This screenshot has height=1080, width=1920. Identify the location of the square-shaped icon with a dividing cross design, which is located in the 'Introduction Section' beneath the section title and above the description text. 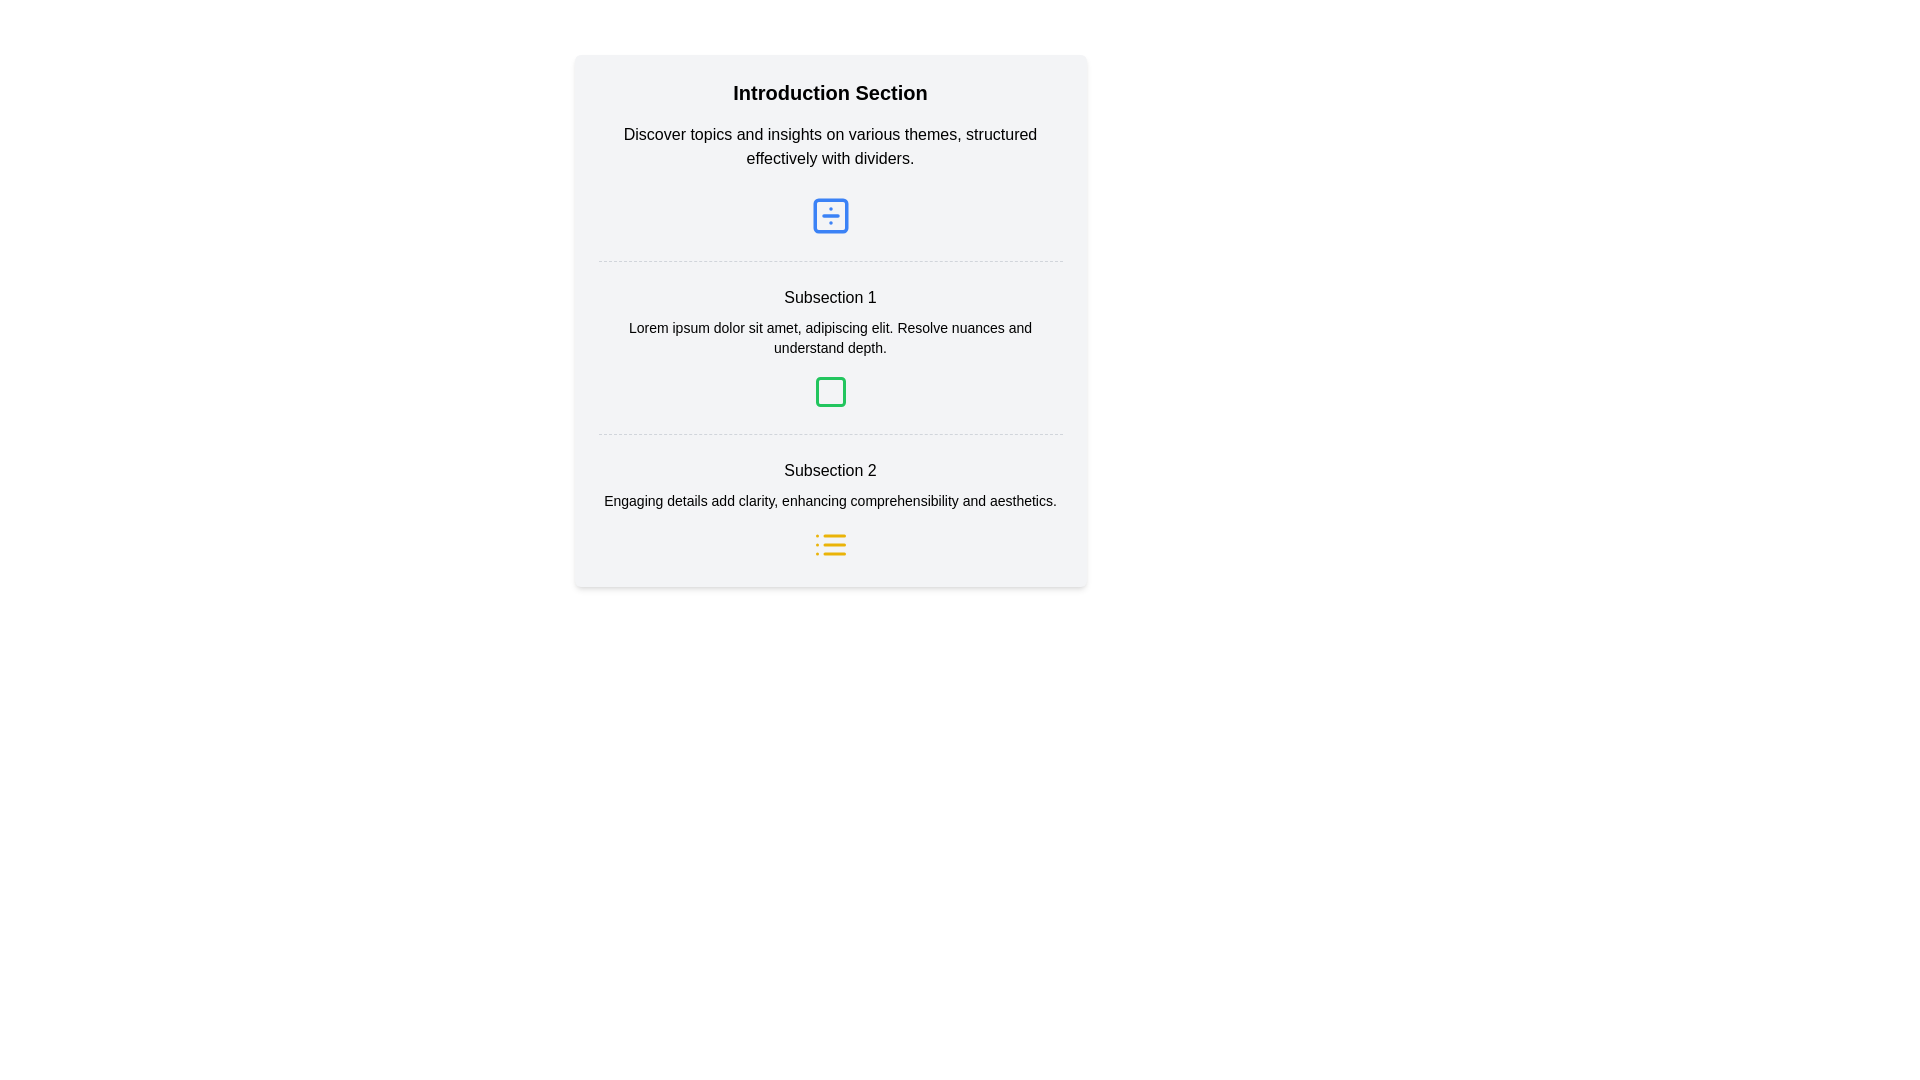
(830, 216).